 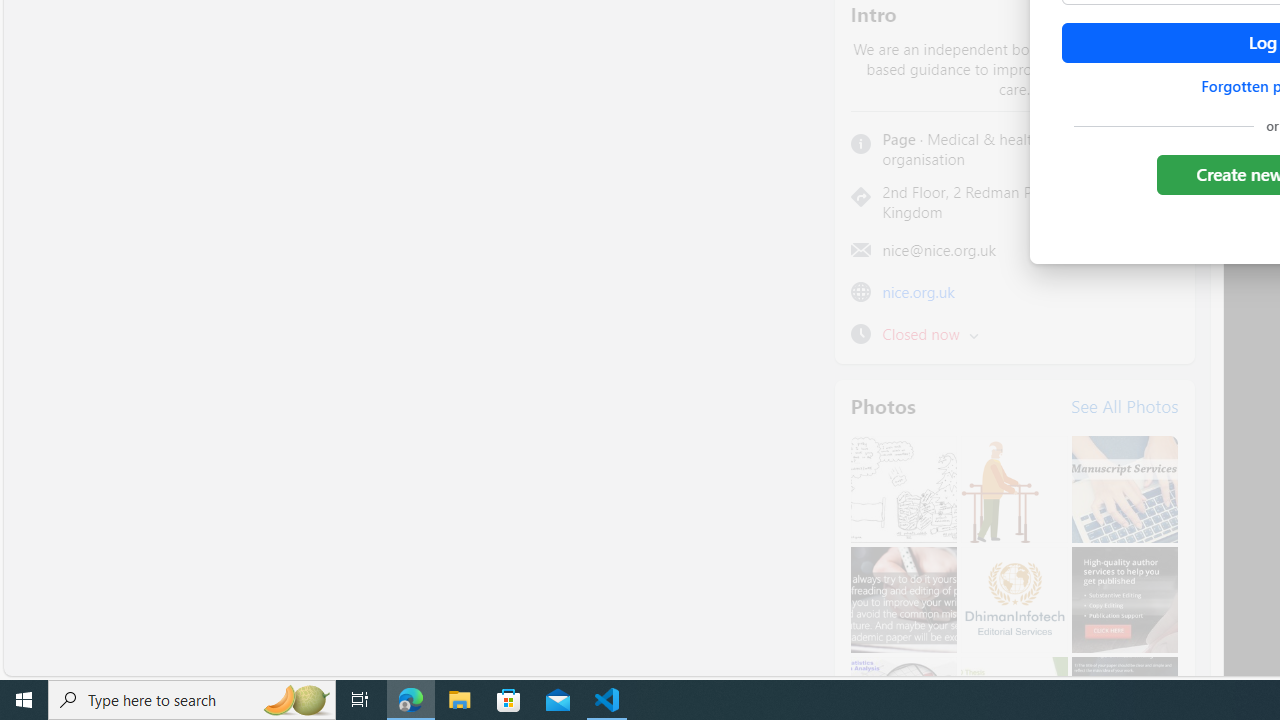 I want to click on 'Type here to search', so click(x=192, y=698).